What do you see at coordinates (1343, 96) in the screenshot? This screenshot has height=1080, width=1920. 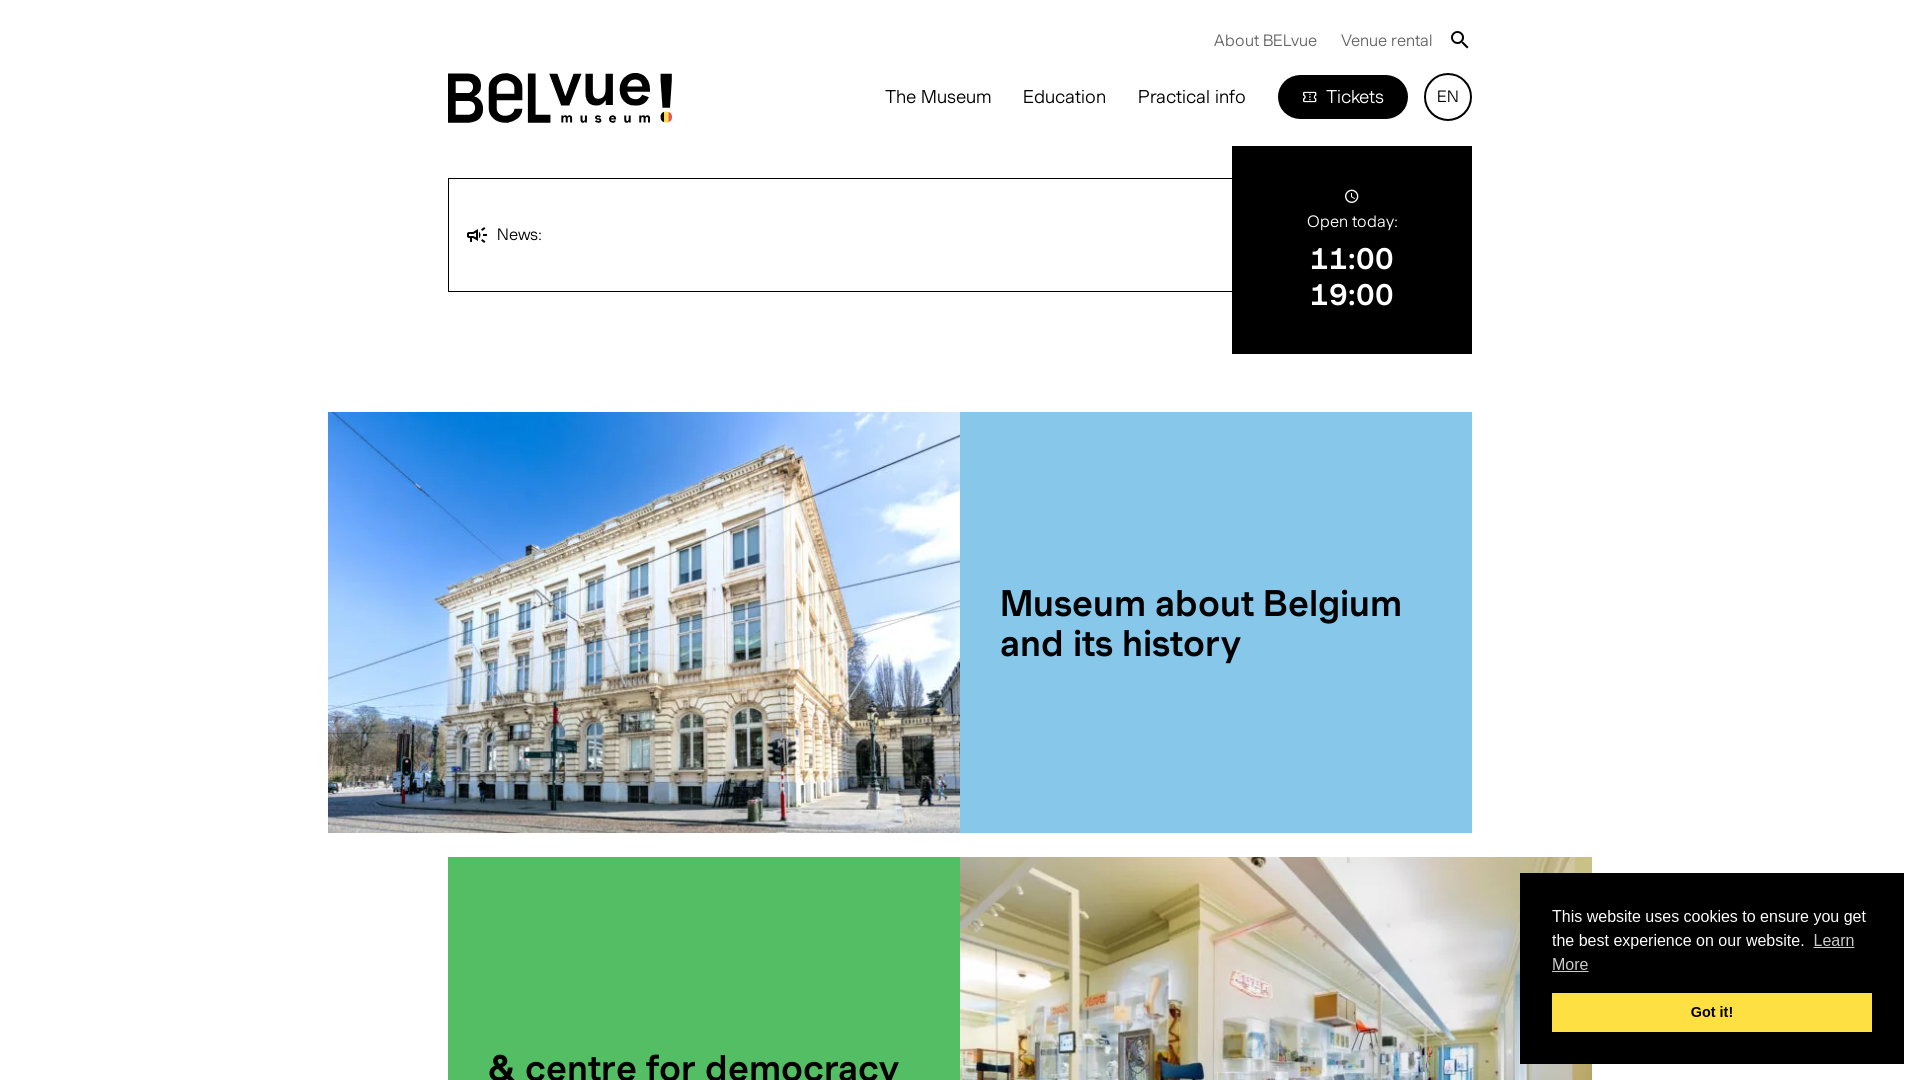 I see `'Tickets'` at bounding box center [1343, 96].